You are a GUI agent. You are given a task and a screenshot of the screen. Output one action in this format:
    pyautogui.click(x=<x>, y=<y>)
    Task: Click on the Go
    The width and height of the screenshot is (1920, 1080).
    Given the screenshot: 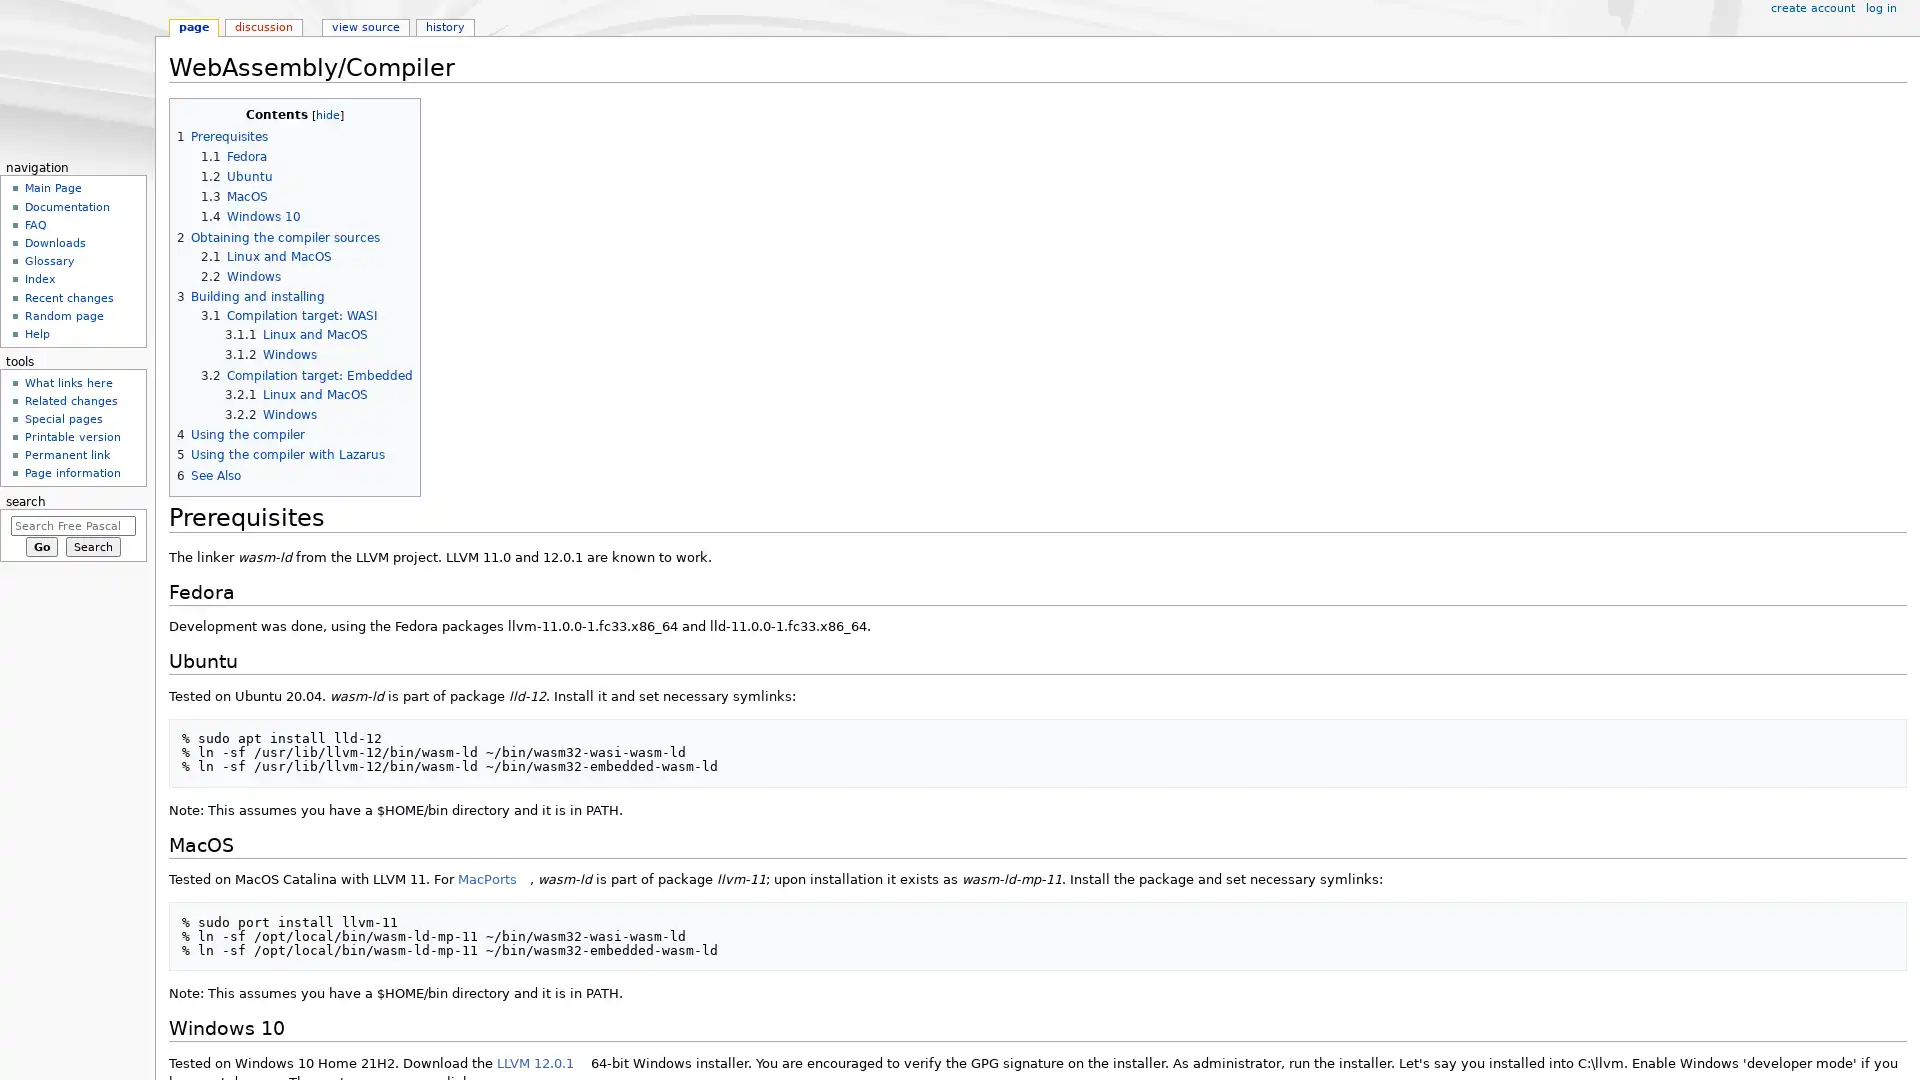 What is the action you would take?
    pyautogui.click(x=41, y=546)
    